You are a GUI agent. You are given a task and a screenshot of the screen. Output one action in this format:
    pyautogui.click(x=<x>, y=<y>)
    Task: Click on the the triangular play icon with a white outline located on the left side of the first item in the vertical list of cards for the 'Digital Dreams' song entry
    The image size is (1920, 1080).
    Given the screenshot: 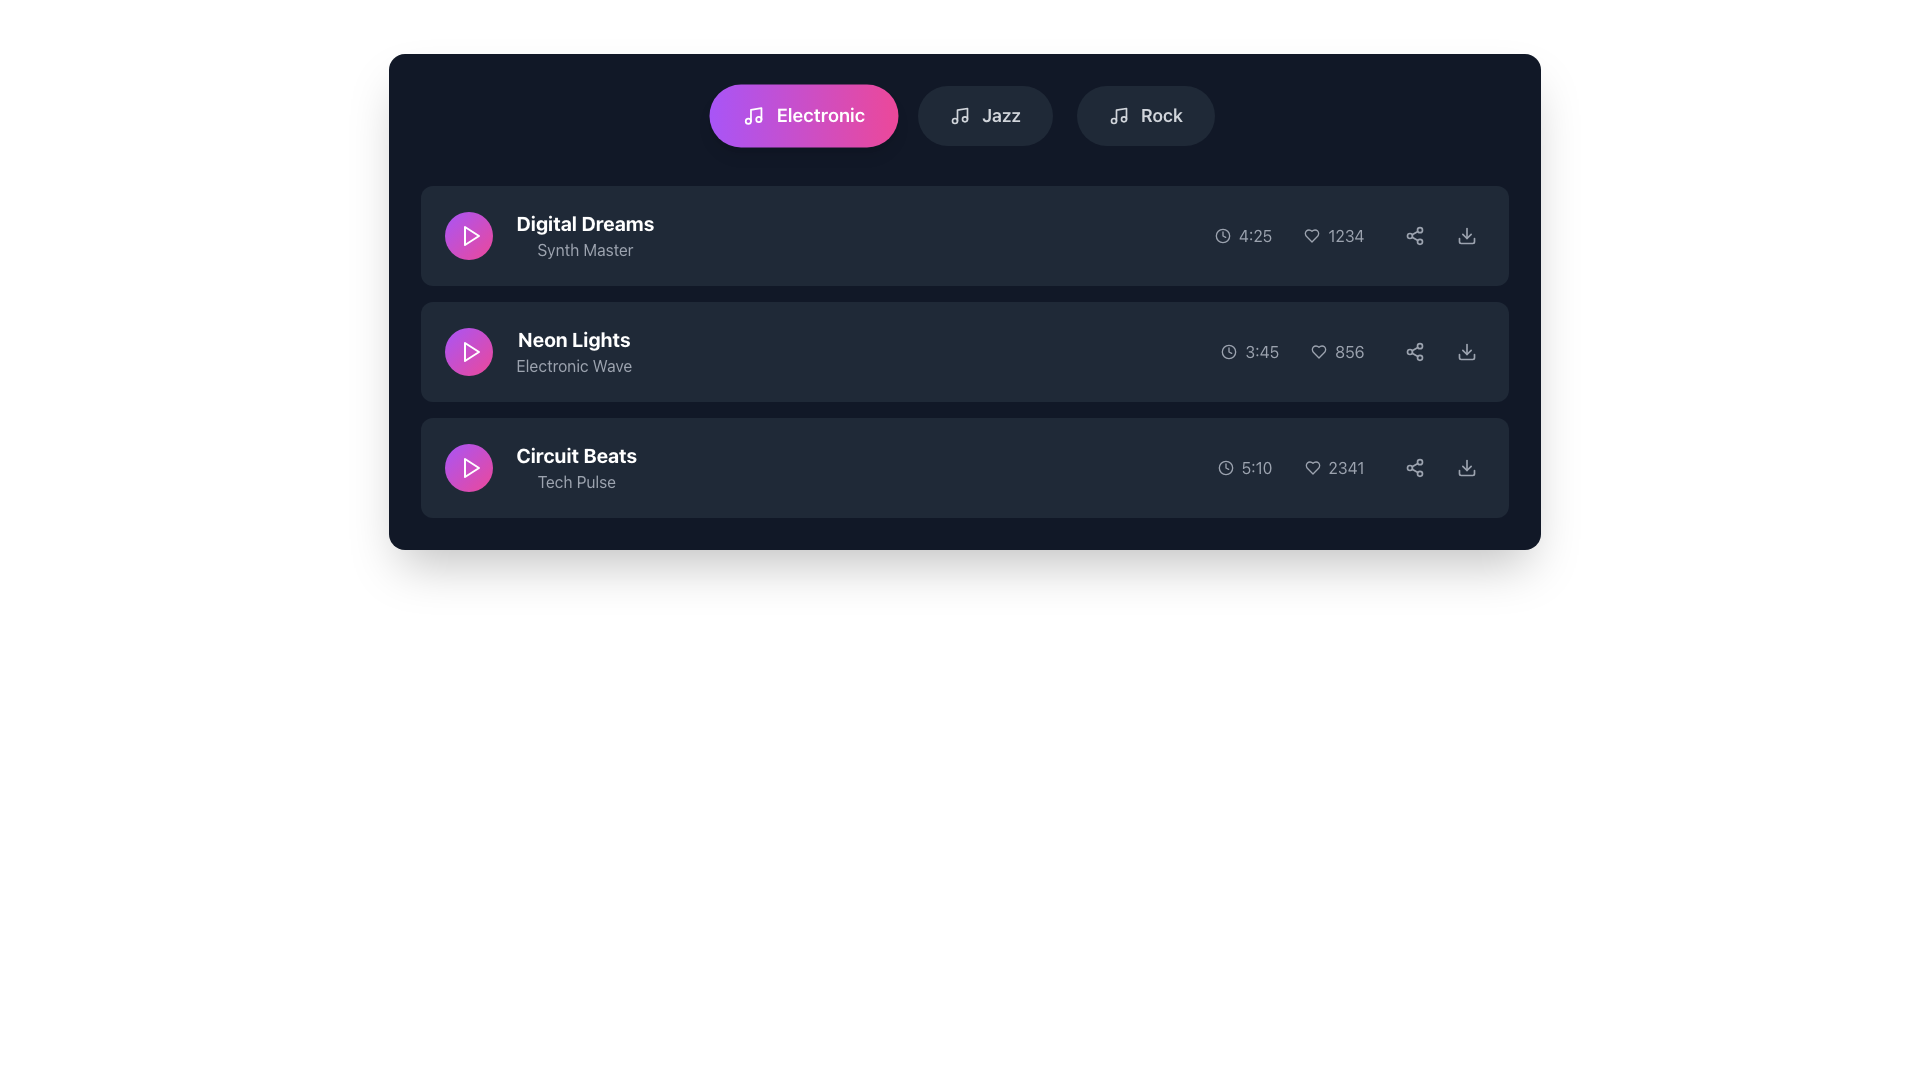 What is the action you would take?
    pyautogui.click(x=470, y=234)
    